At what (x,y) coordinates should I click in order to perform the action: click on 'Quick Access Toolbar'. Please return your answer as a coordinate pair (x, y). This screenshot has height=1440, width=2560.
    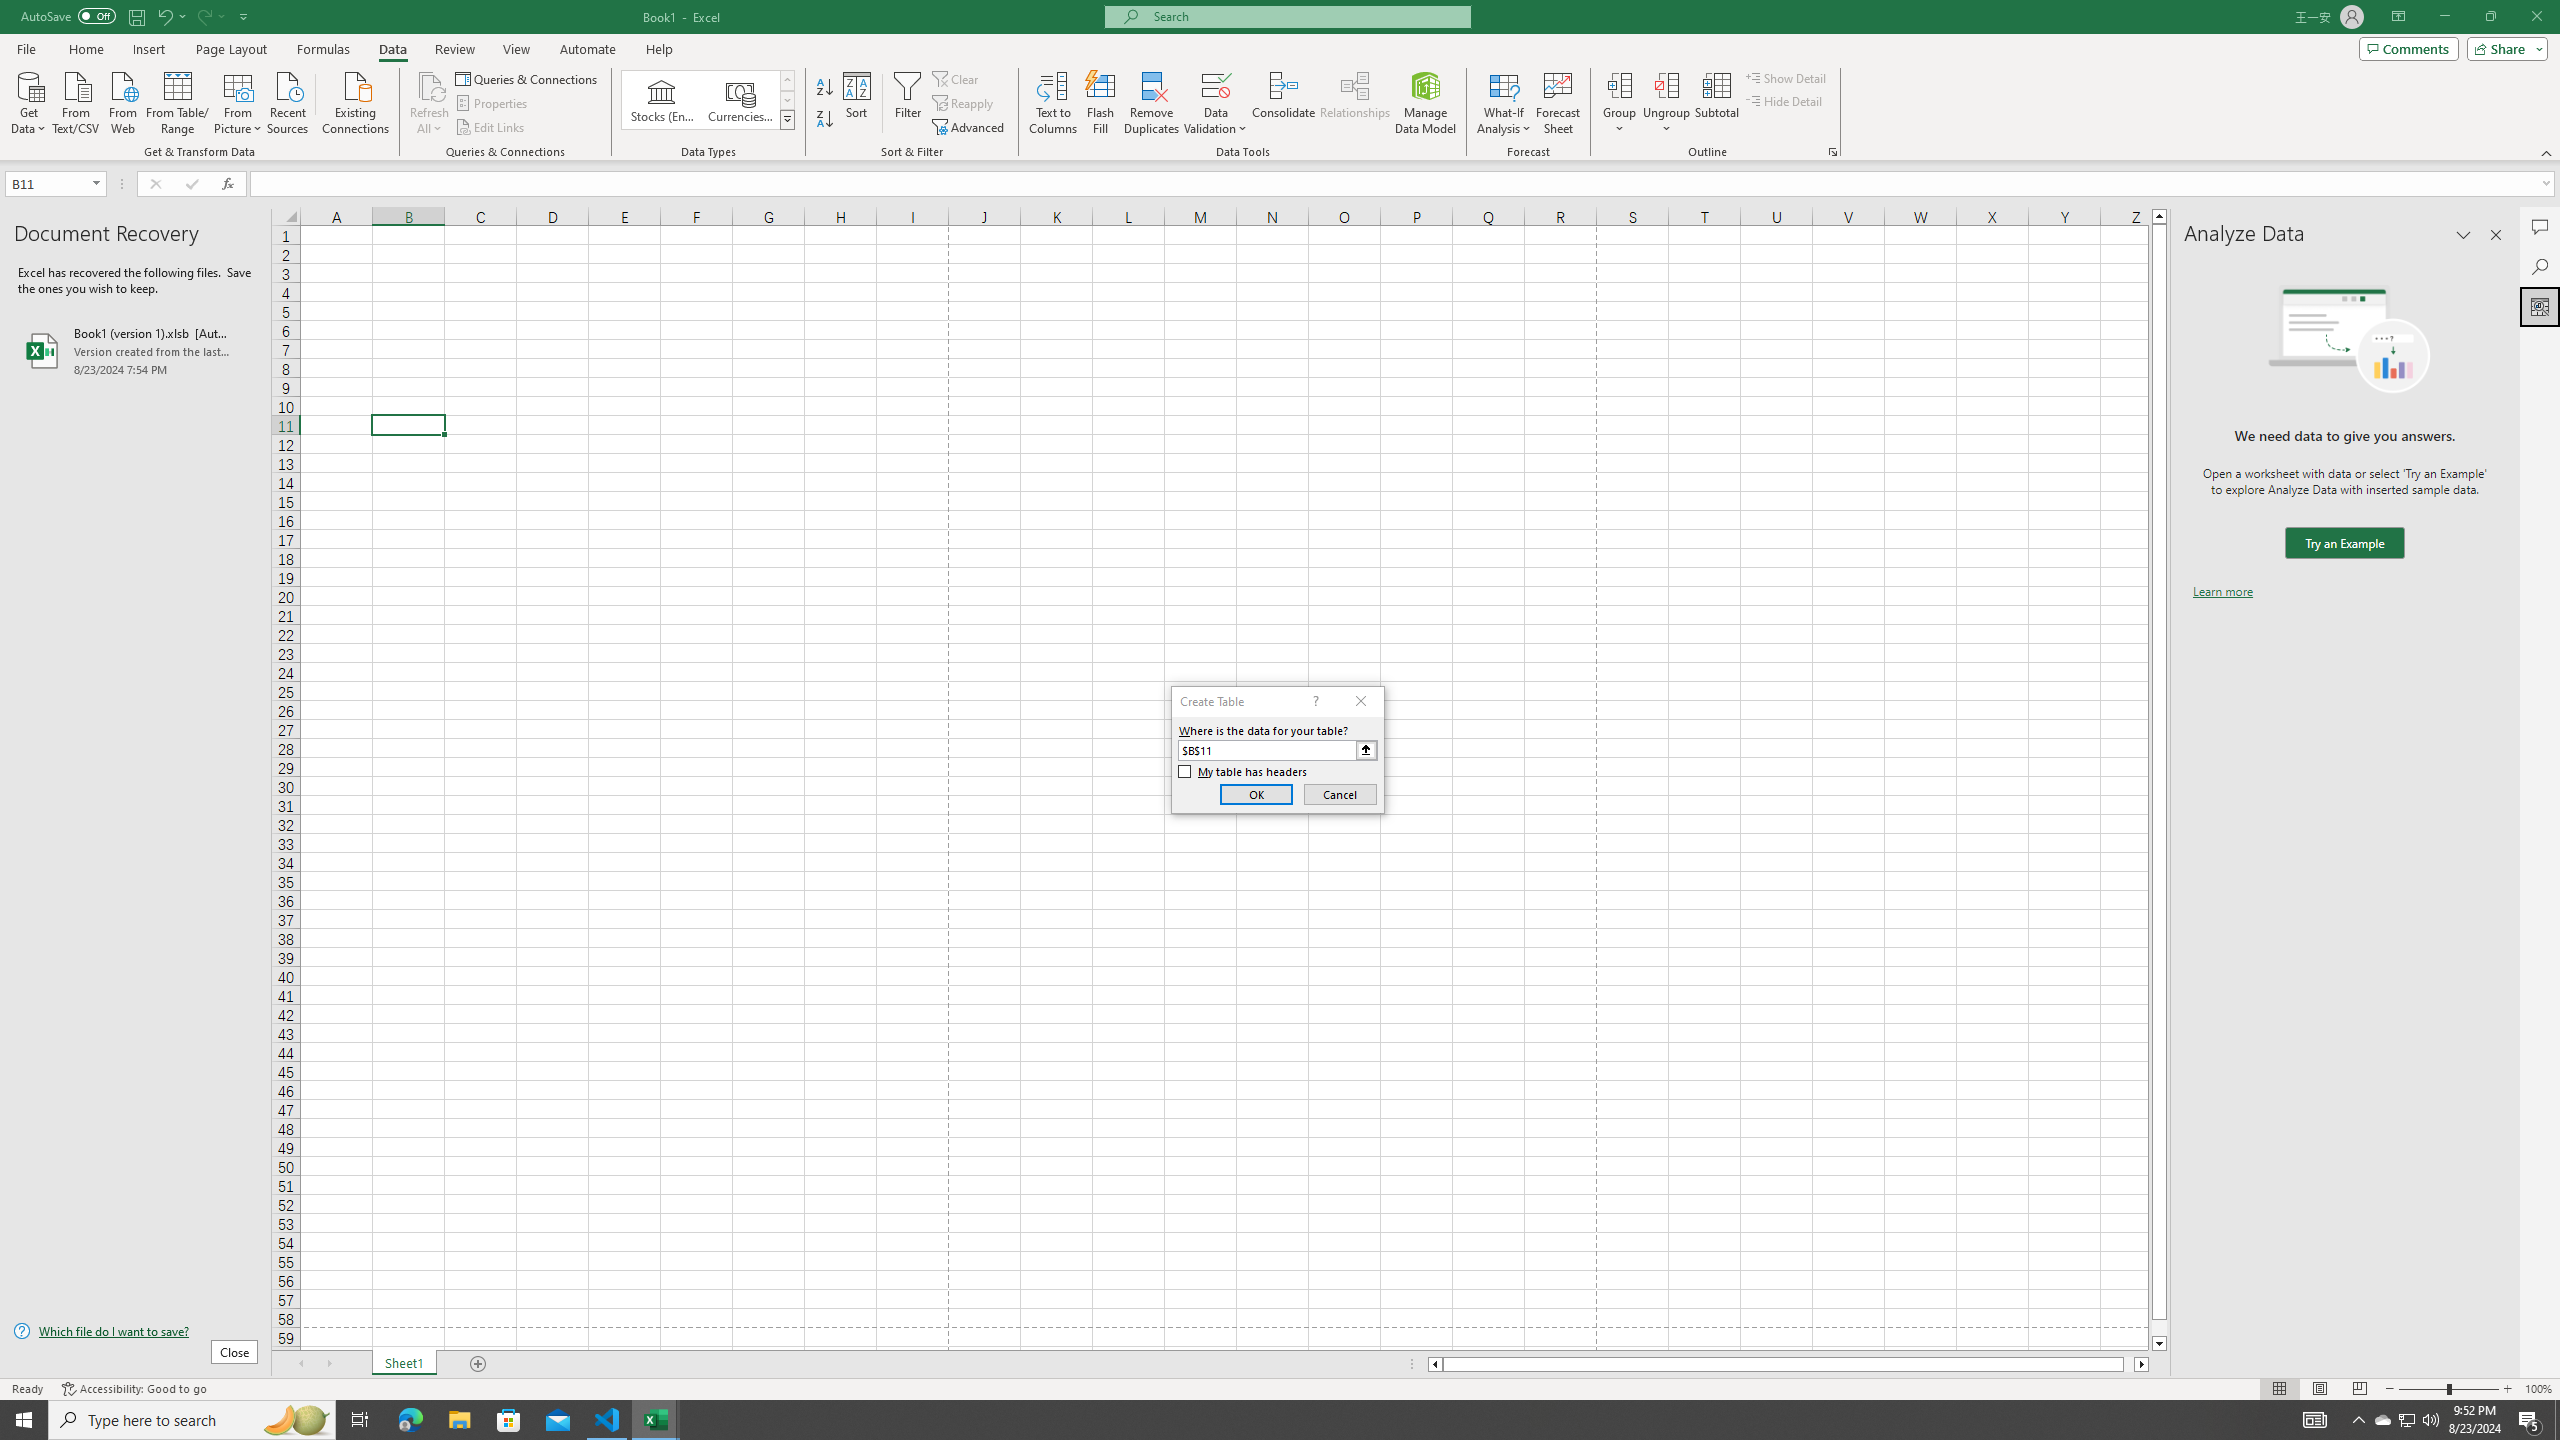
    Looking at the image, I should click on (135, 16).